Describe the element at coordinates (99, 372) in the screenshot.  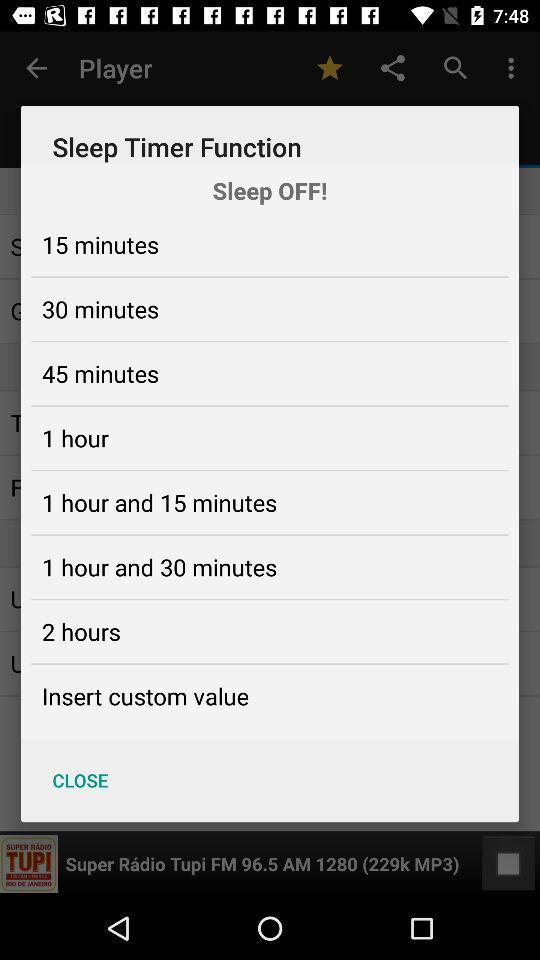
I see `item above the 1 hour icon` at that location.